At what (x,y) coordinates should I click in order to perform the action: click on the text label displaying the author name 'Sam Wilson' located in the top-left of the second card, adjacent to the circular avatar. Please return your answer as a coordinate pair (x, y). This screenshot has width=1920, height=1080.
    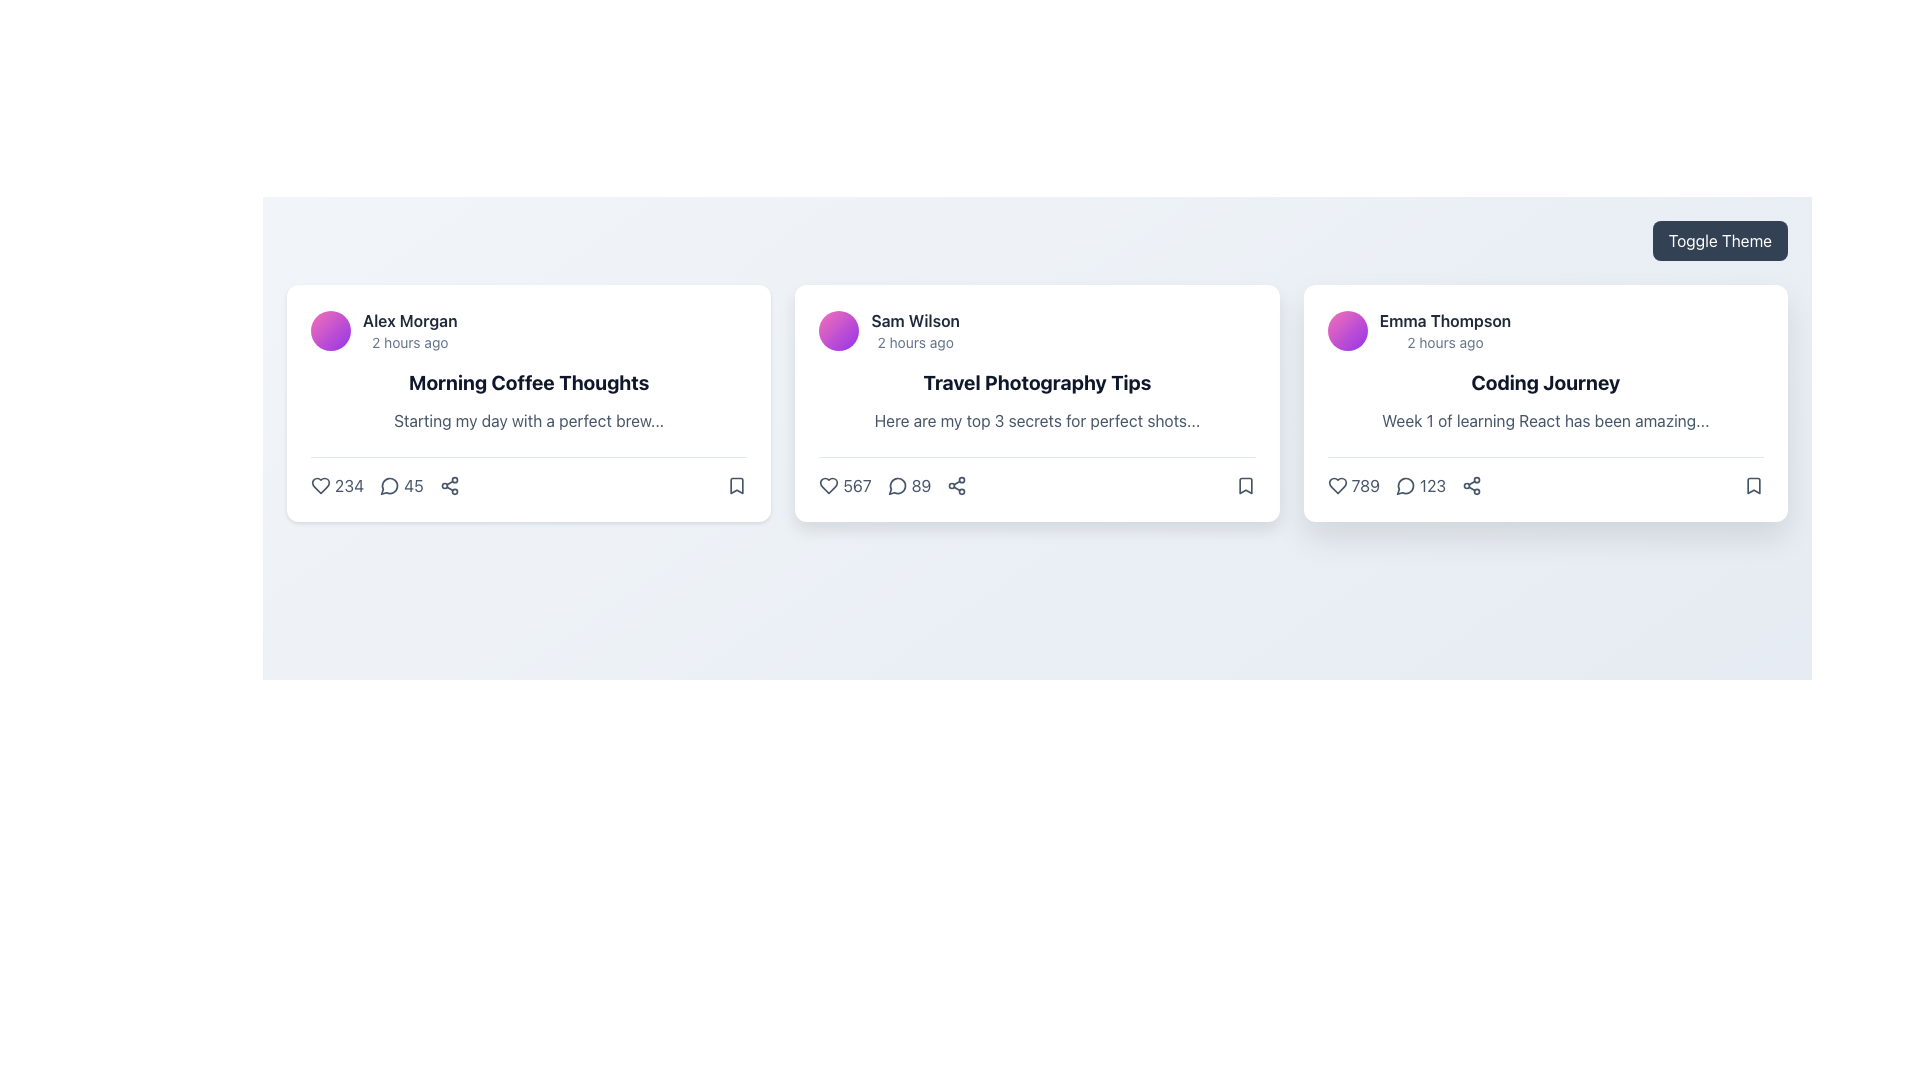
    Looking at the image, I should click on (914, 319).